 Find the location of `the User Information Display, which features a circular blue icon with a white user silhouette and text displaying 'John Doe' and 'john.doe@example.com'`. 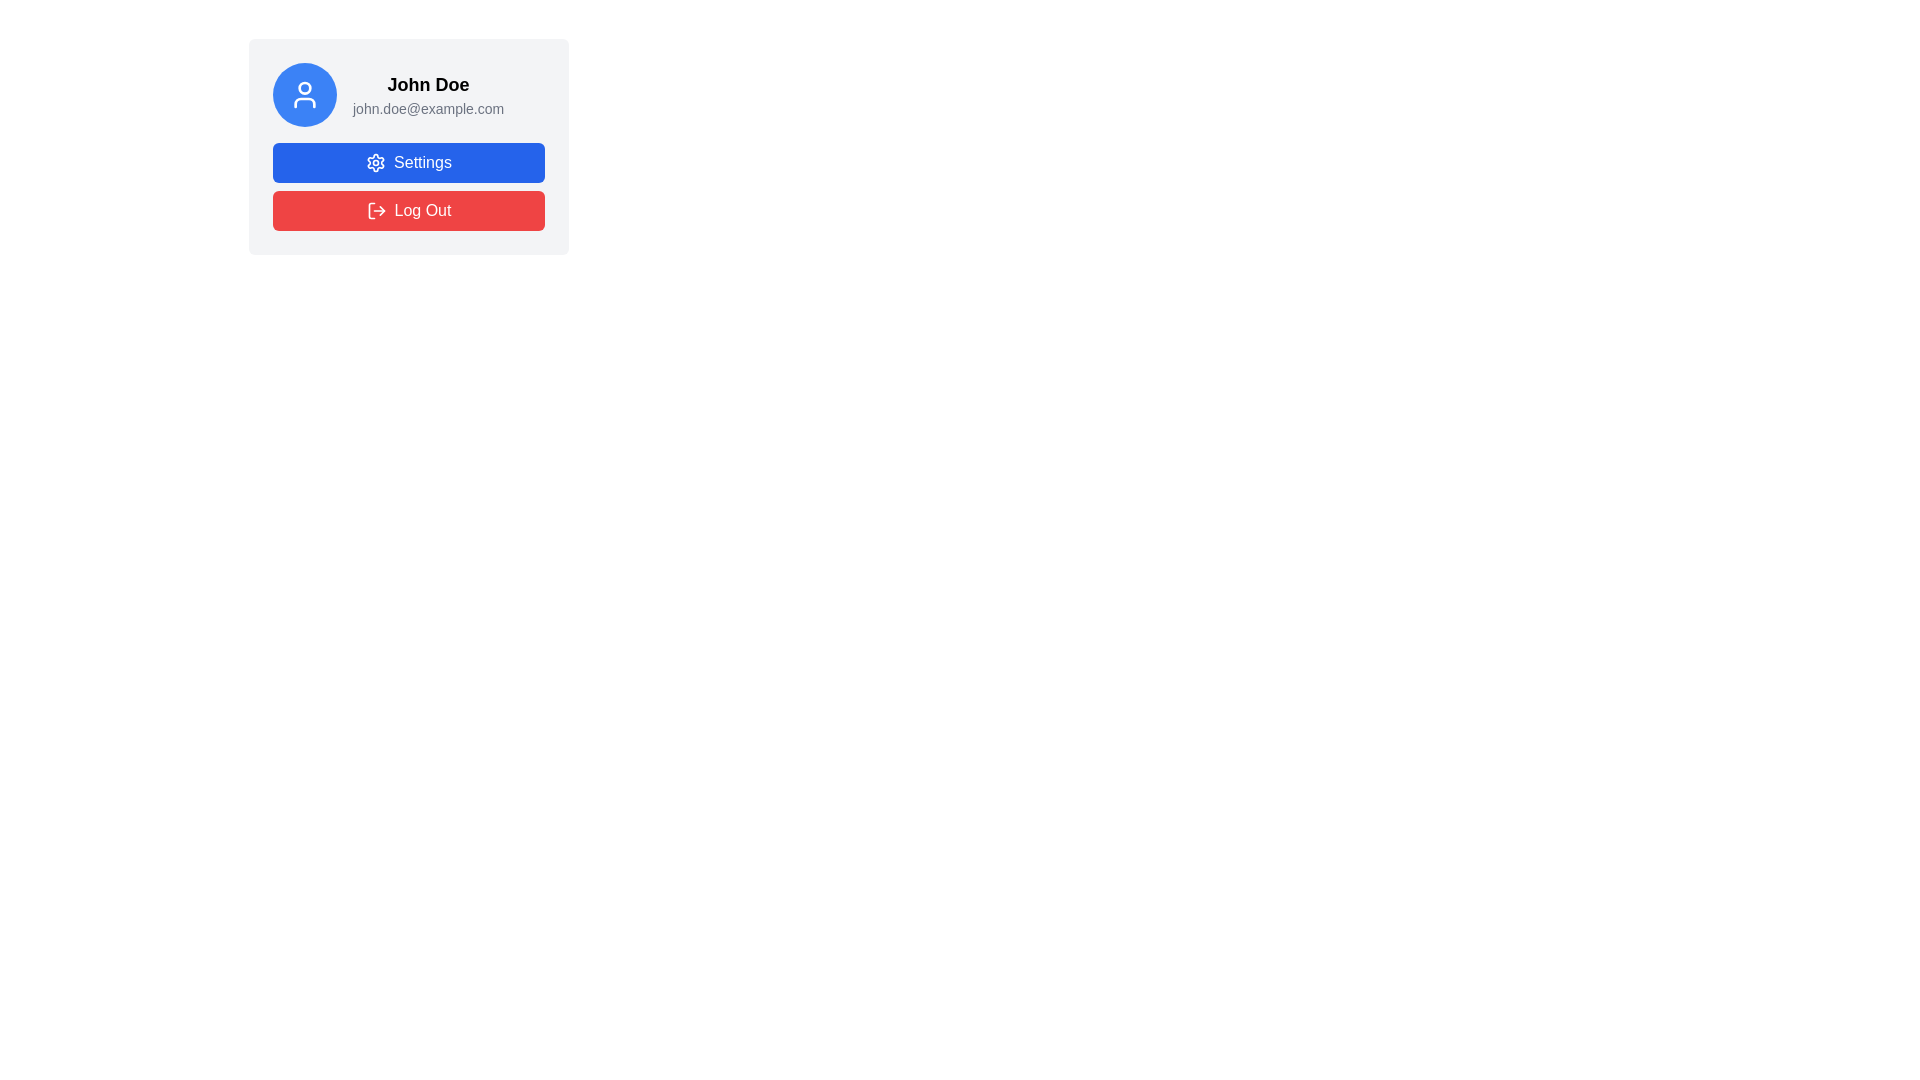

the User Information Display, which features a circular blue icon with a white user silhouette and text displaying 'John Doe' and 'john.doe@example.com' is located at coordinates (407, 95).